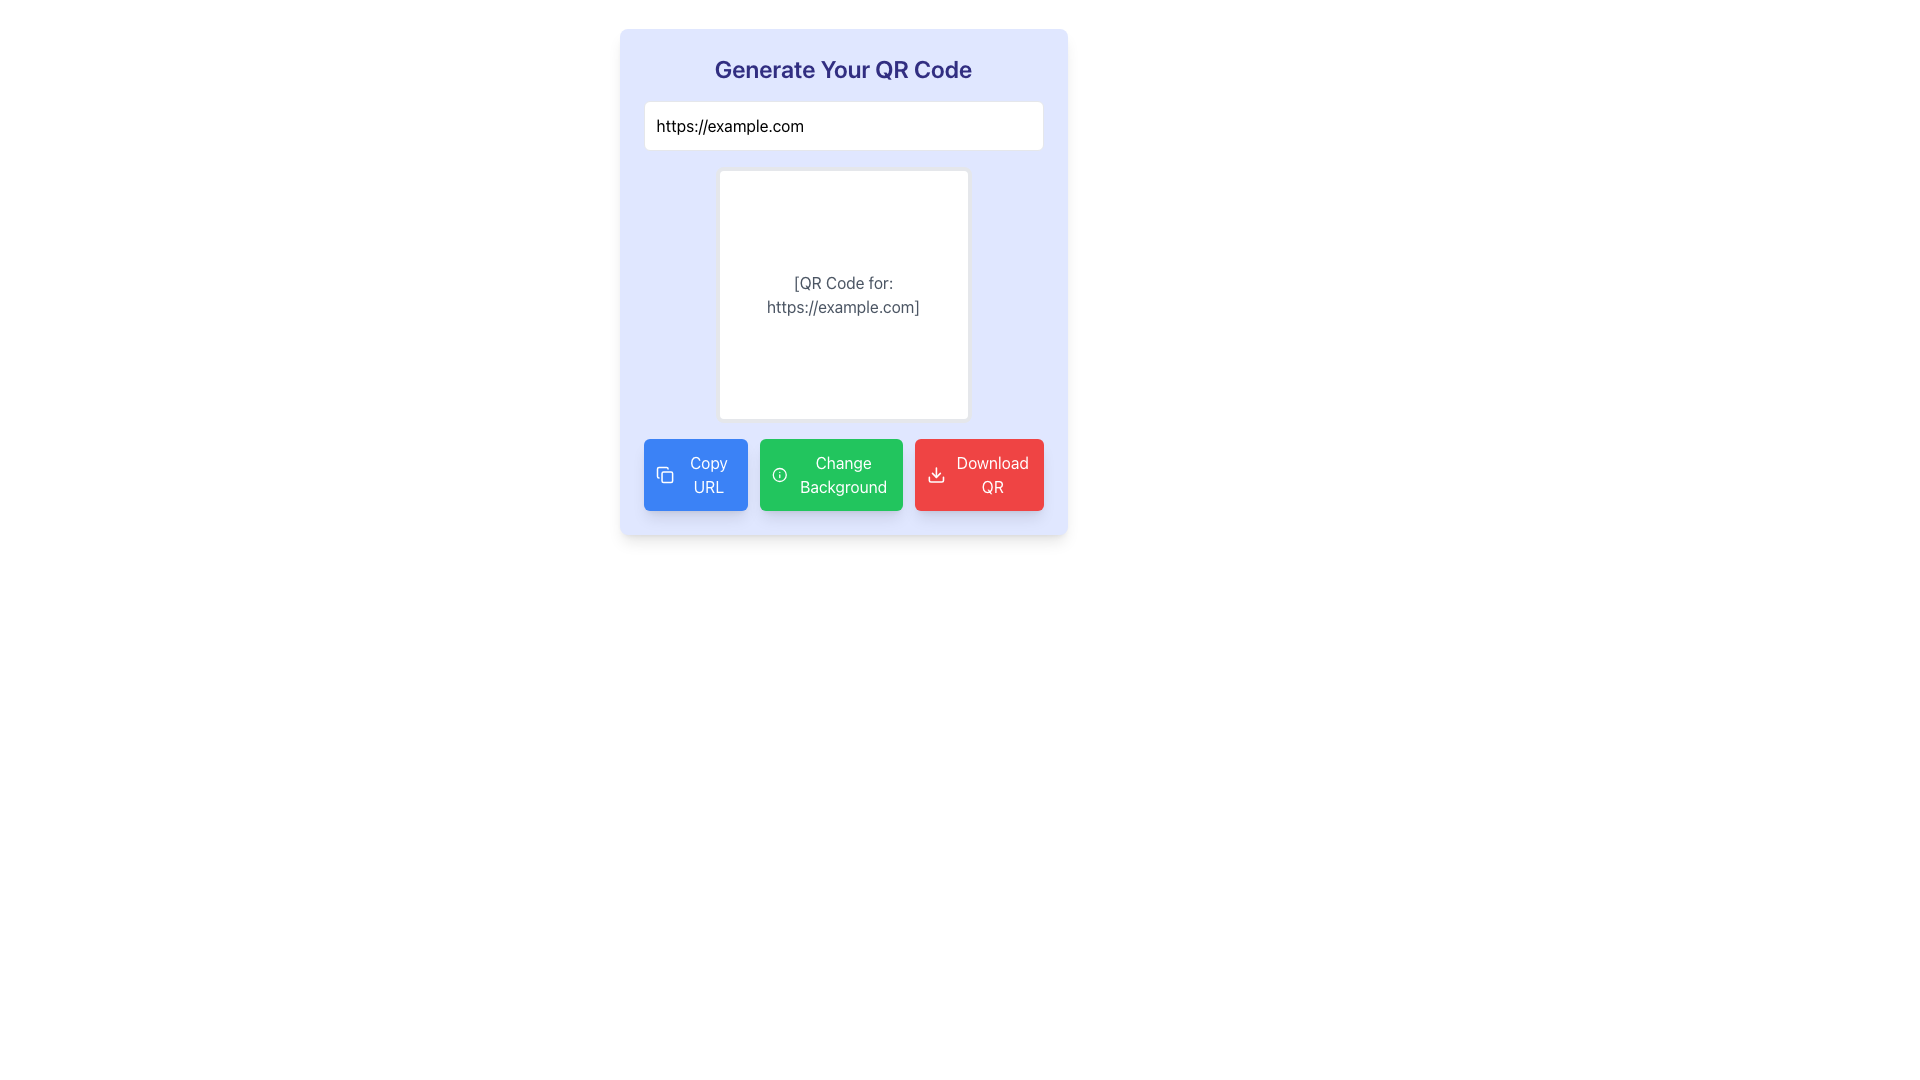  What do you see at coordinates (779, 474) in the screenshot?
I see `the decorative icon inside the 'Change Background' button, which enhances its visual appearance` at bounding box center [779, 474].